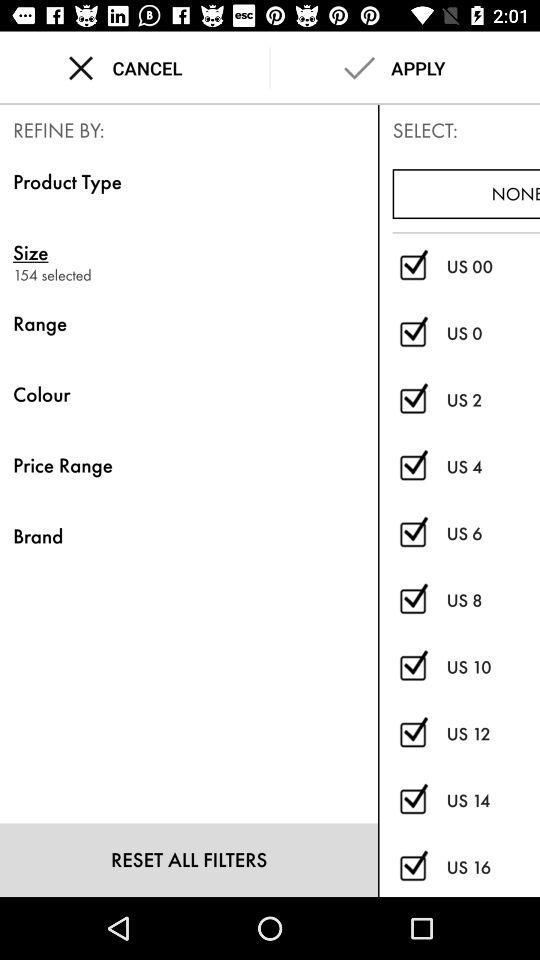 This screenshot has width=540, height=960. What do you see at coordinates (412, 600) in the screenshot?
I see `us 8` at bounding box center [412, 600].